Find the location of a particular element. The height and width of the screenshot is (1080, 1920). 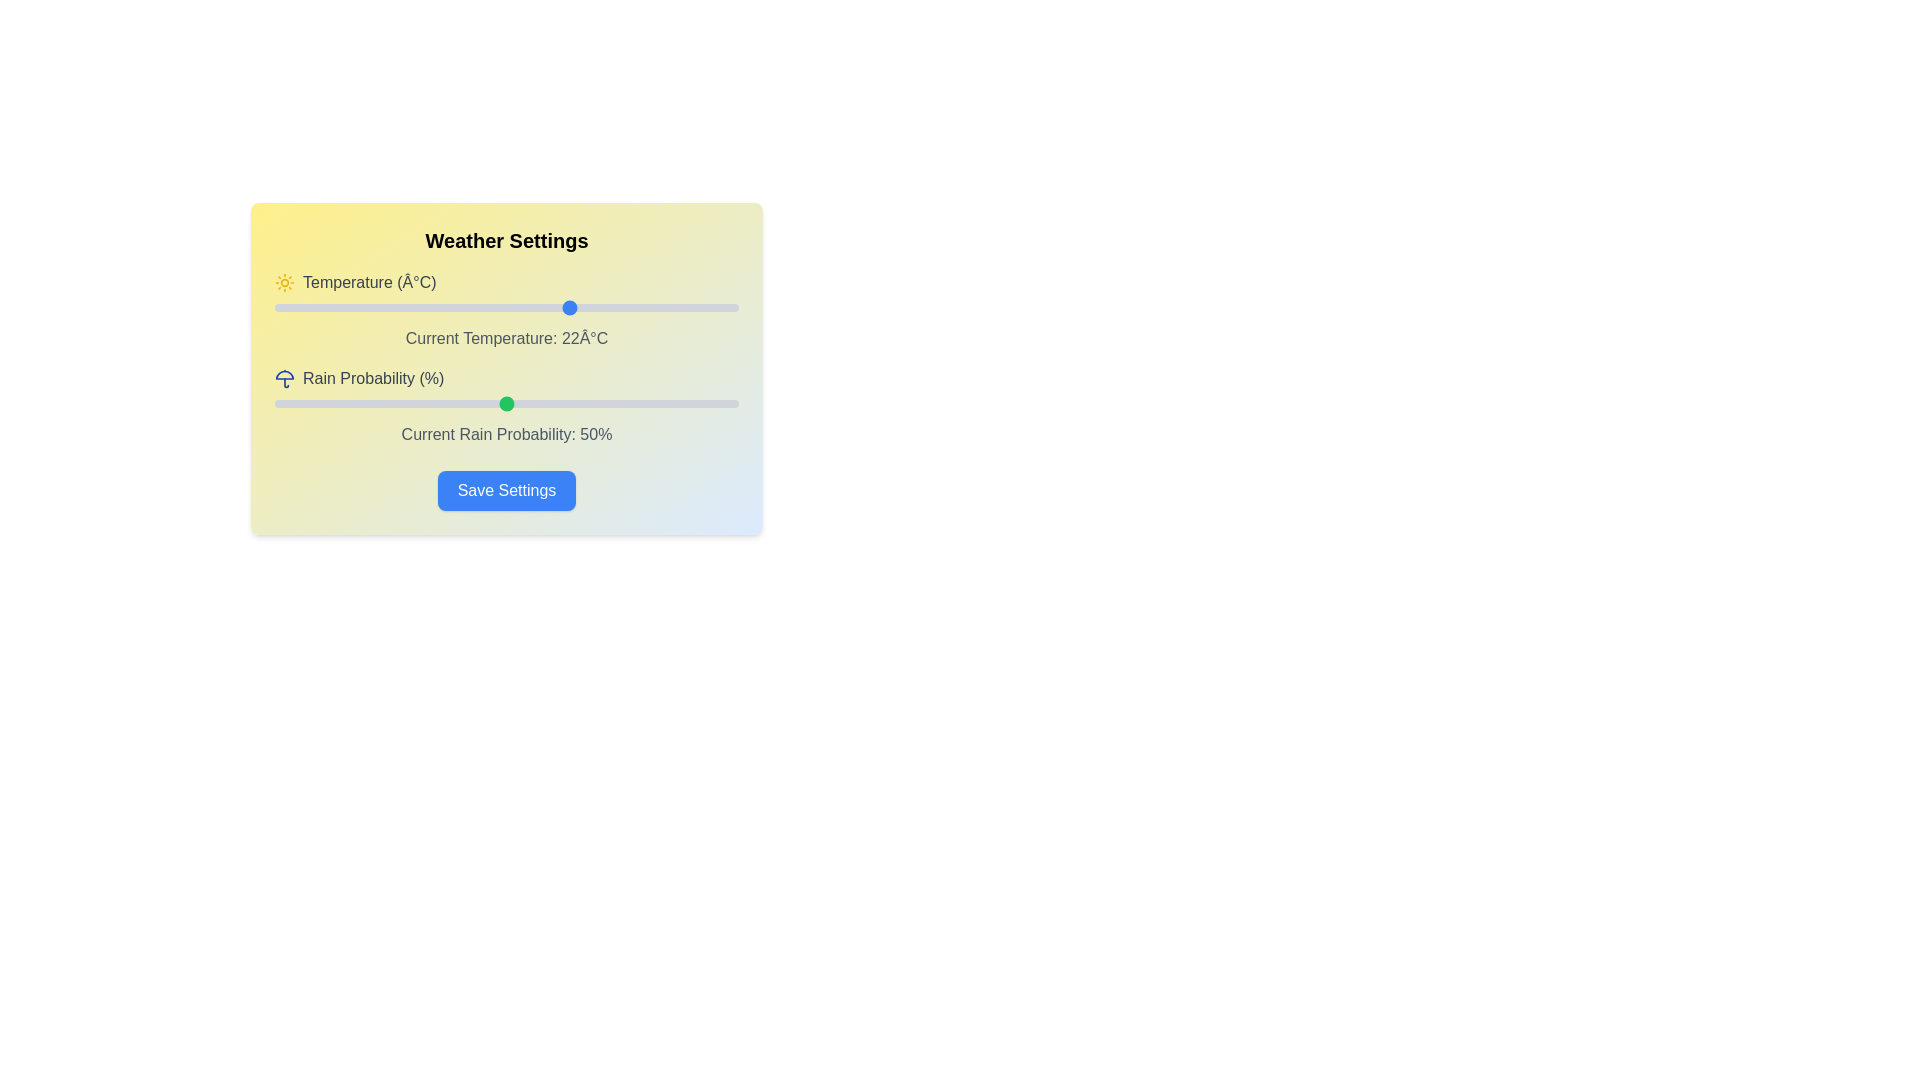

the temperature slider to 18 degrees Celsius is located at coordinates (534, 308).